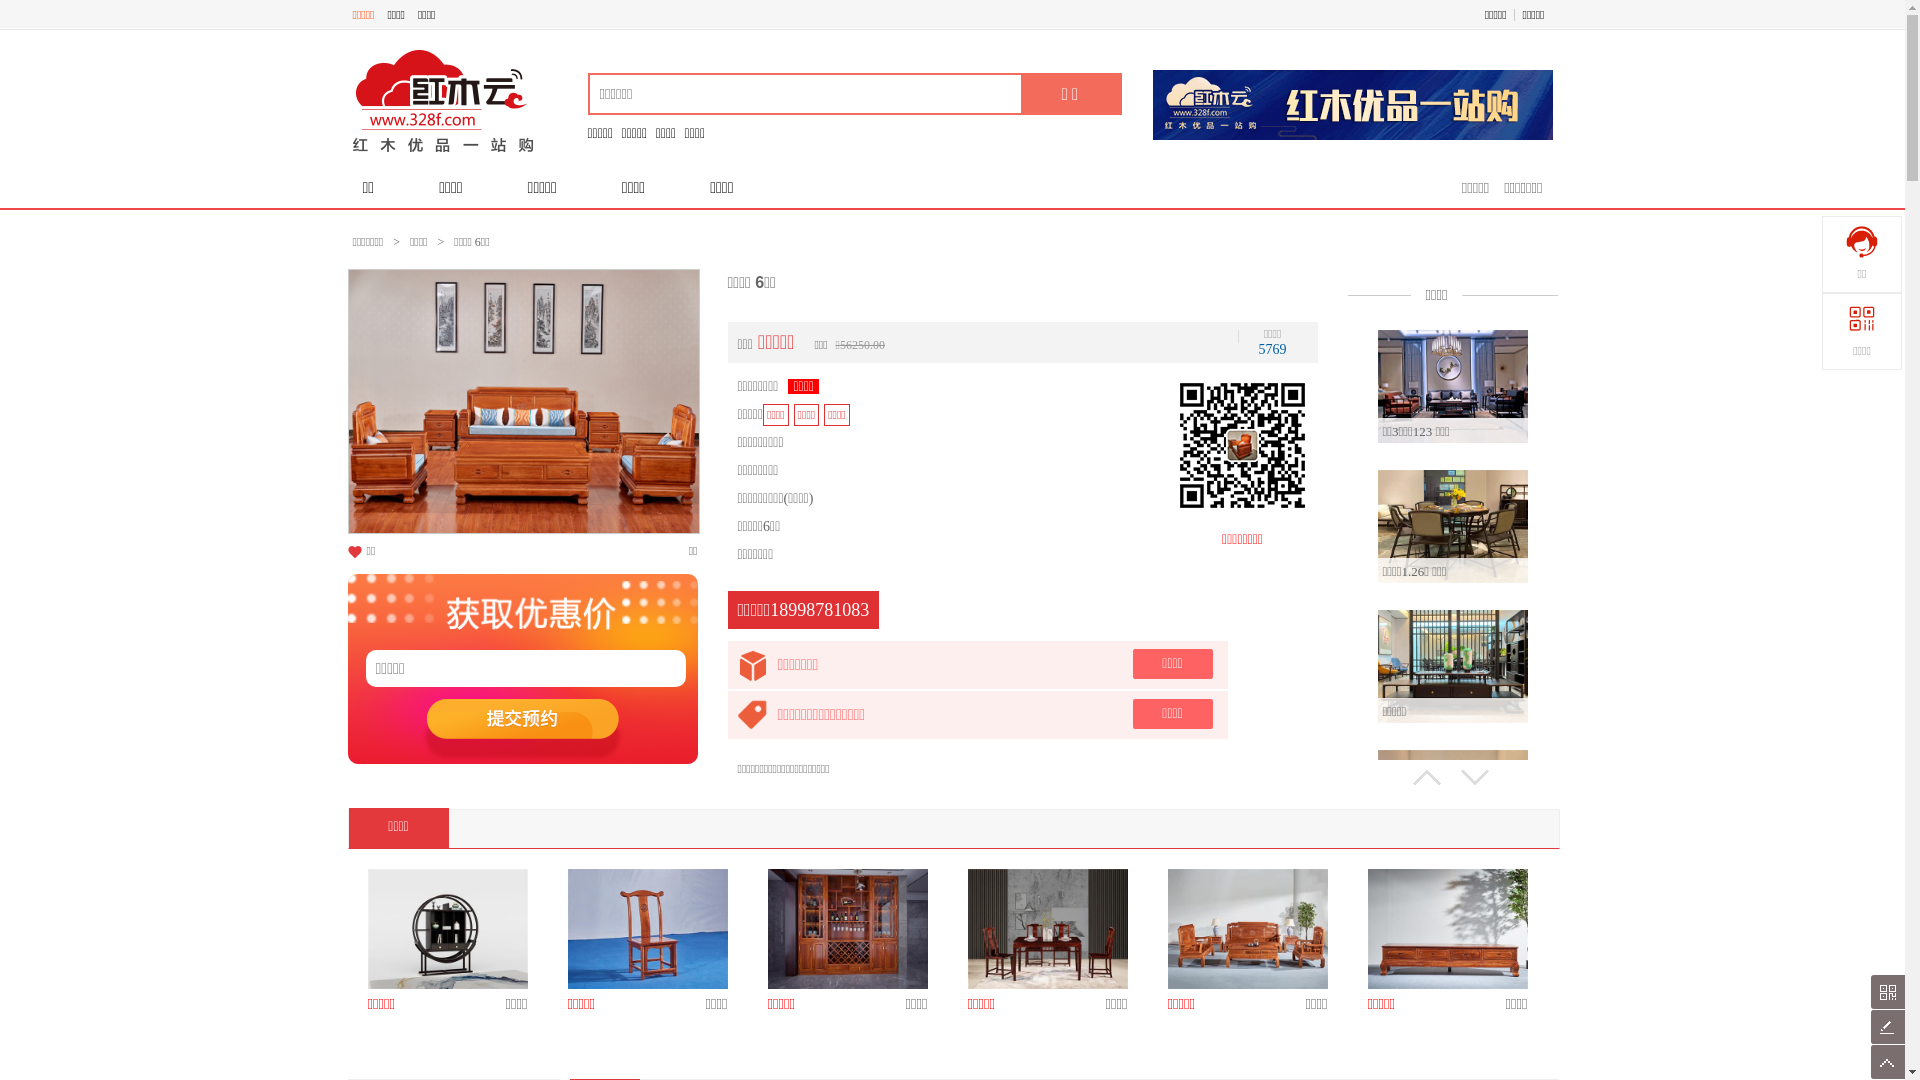 This screenshot has height=1080, width=1920. I want to click on '5769', so click(1271, 348).